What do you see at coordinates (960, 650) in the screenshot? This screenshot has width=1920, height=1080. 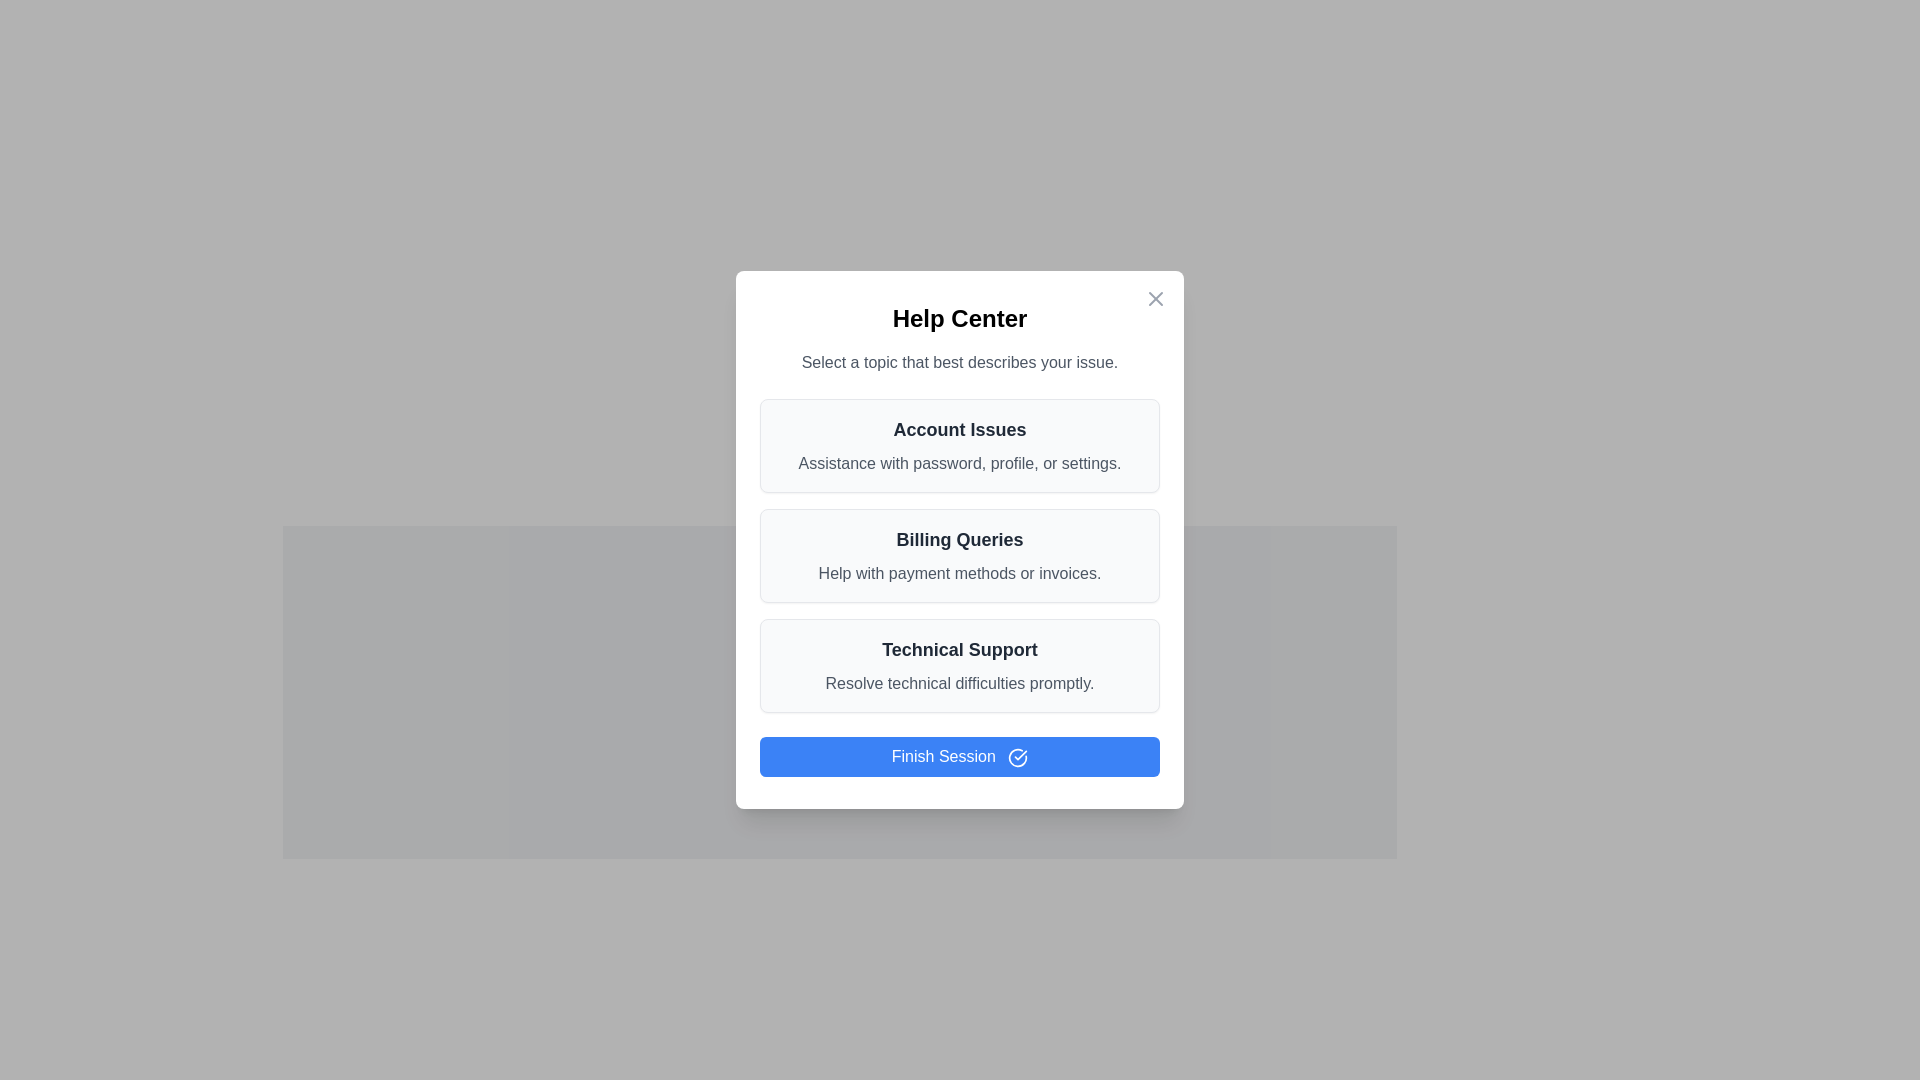 I see `text content of the bold 'Technical Support' label, which is centrally aligned in the Help Center modal dialog` at bounding box center [960, 650].